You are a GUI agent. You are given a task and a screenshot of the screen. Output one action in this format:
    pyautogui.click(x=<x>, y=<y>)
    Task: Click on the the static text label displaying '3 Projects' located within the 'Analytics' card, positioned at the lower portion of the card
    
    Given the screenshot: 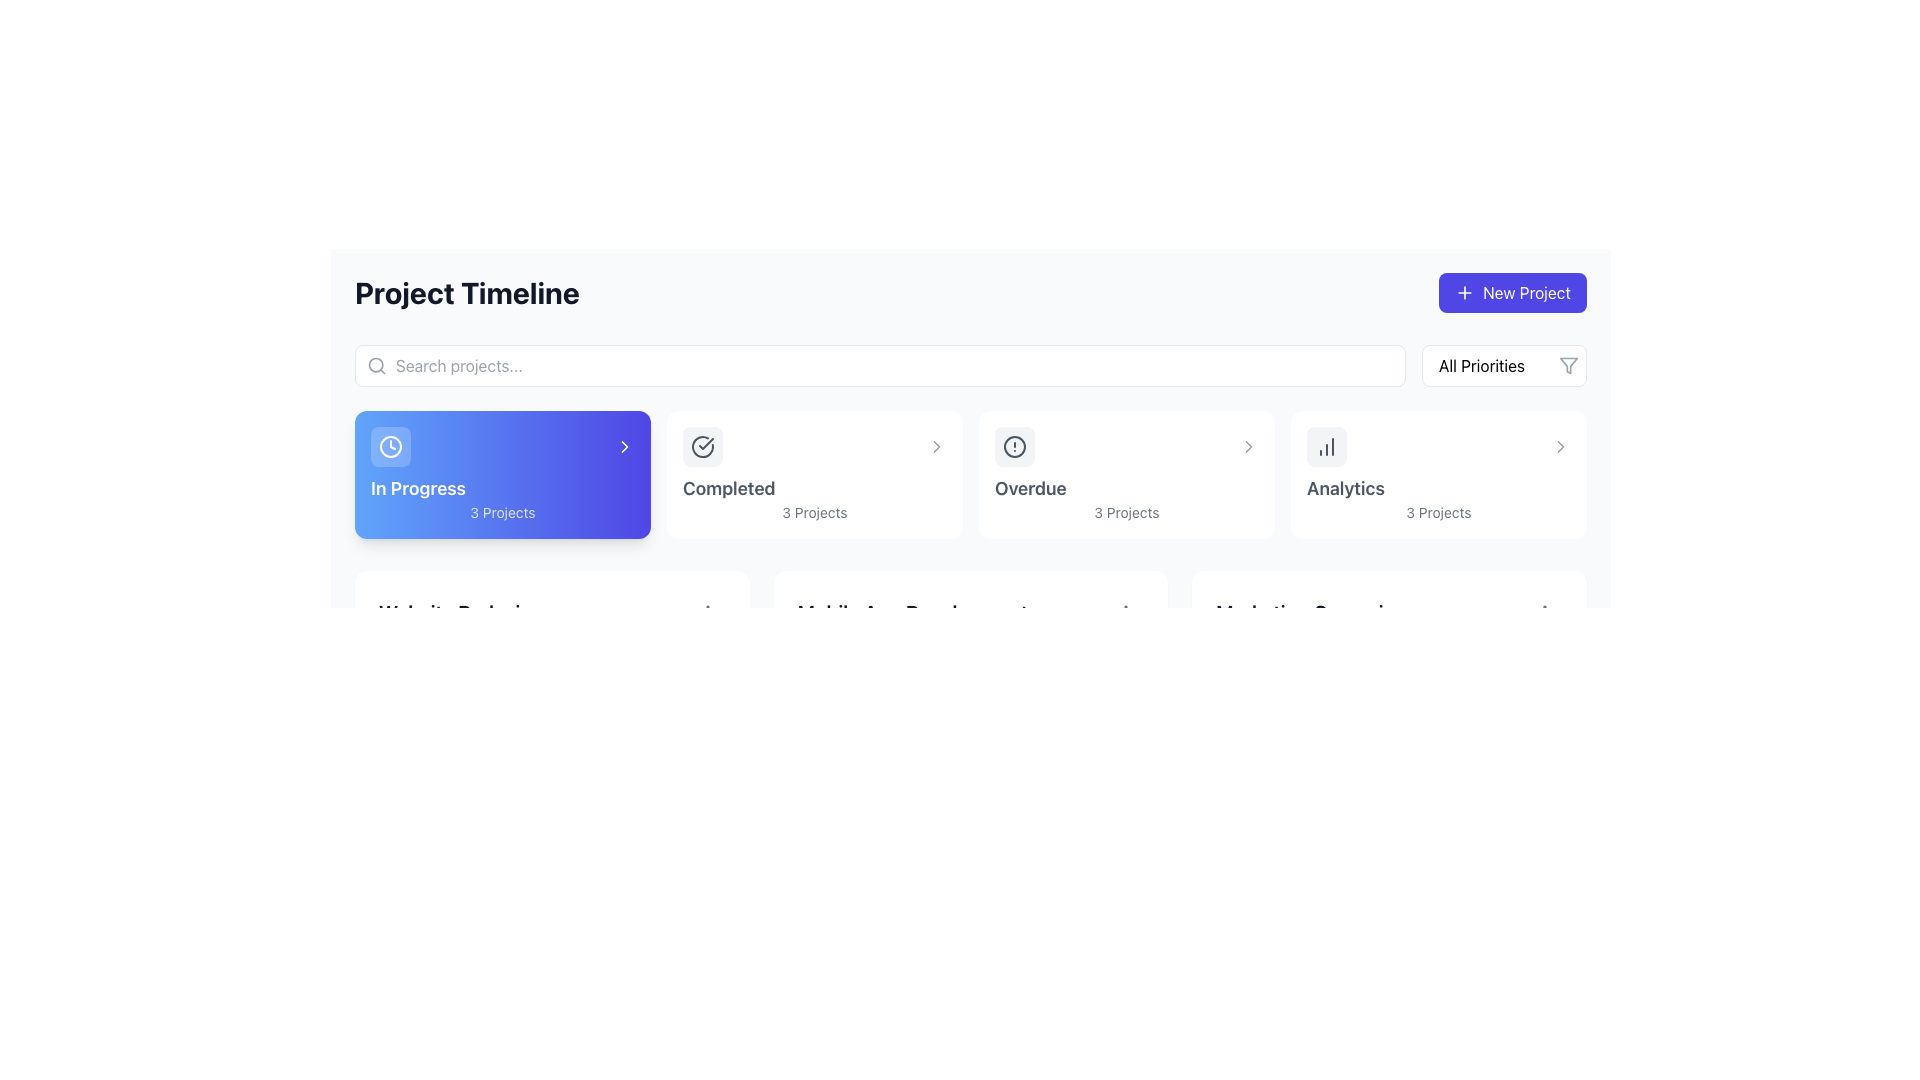 What is the action you would take?
    pyautogui.click(x=1438, y=512)
    